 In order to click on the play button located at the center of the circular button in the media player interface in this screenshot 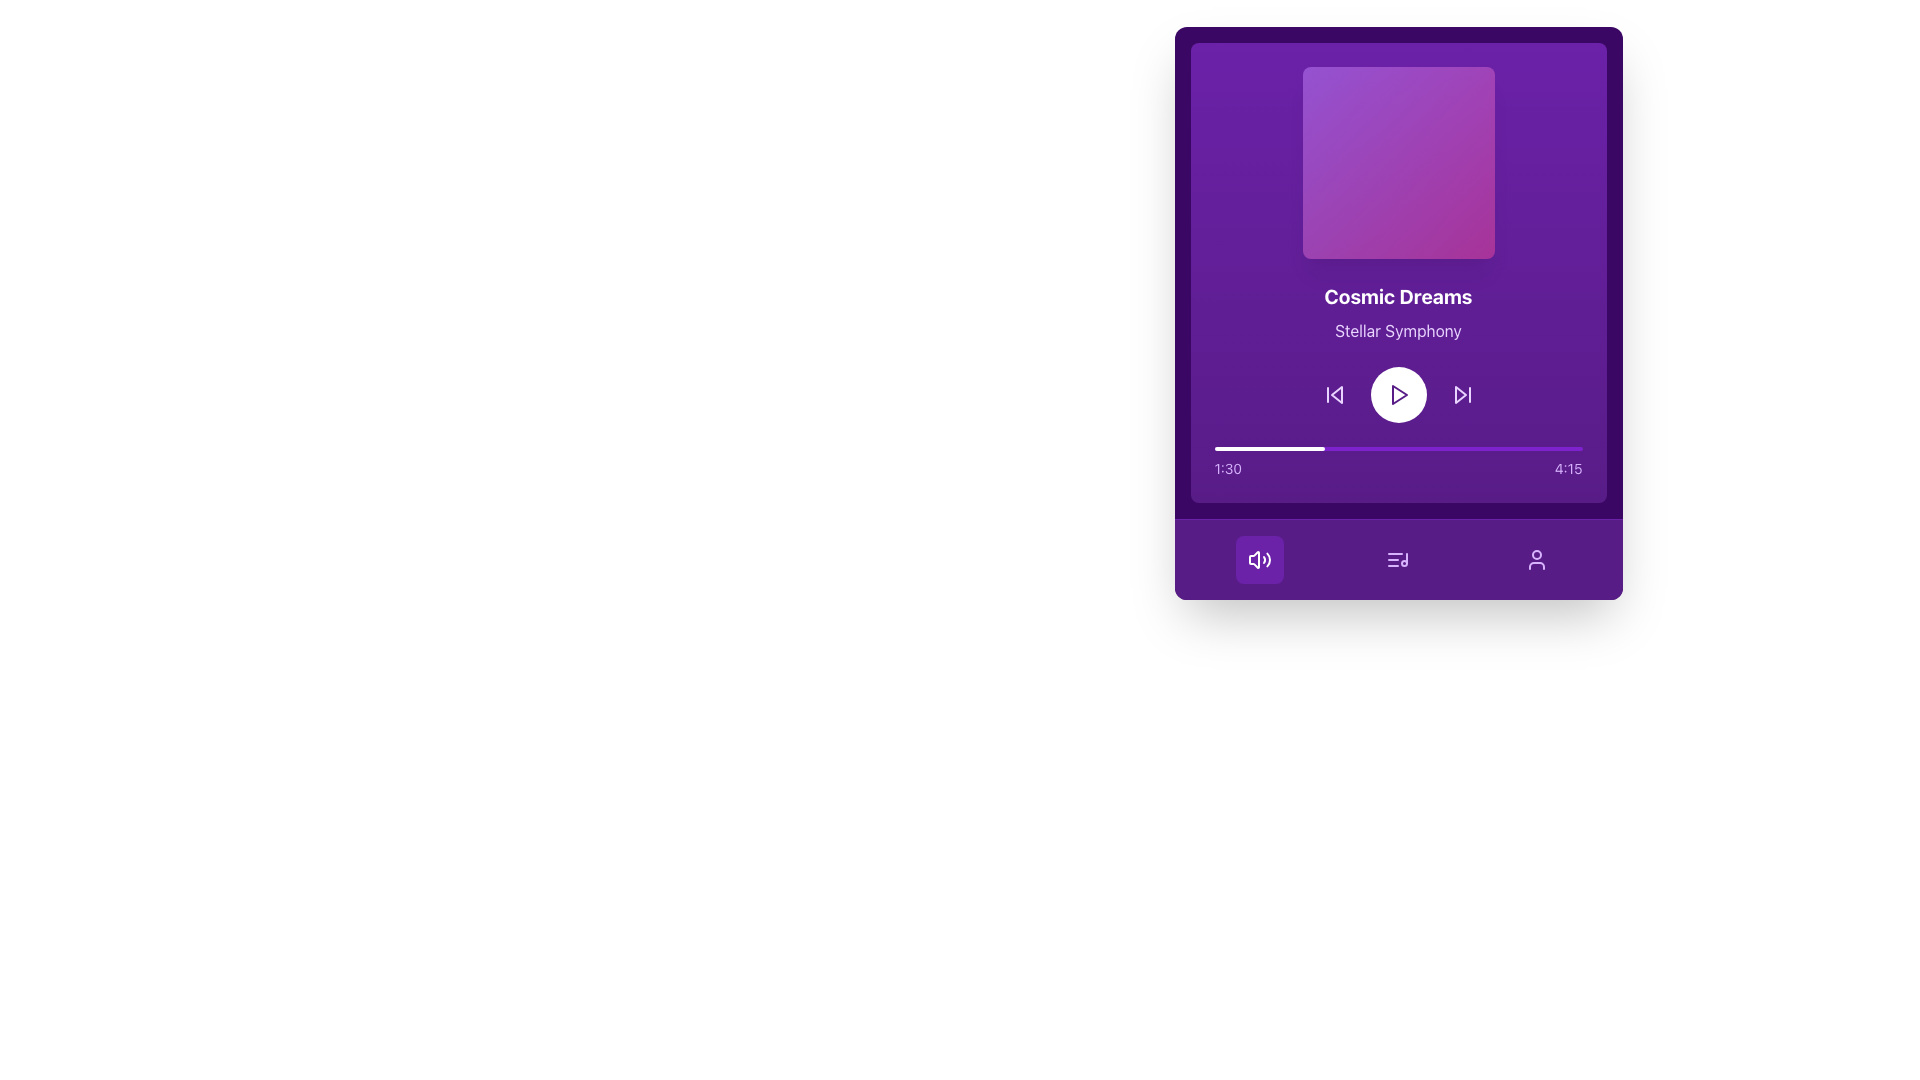, I will do `click(1397, 394)`.